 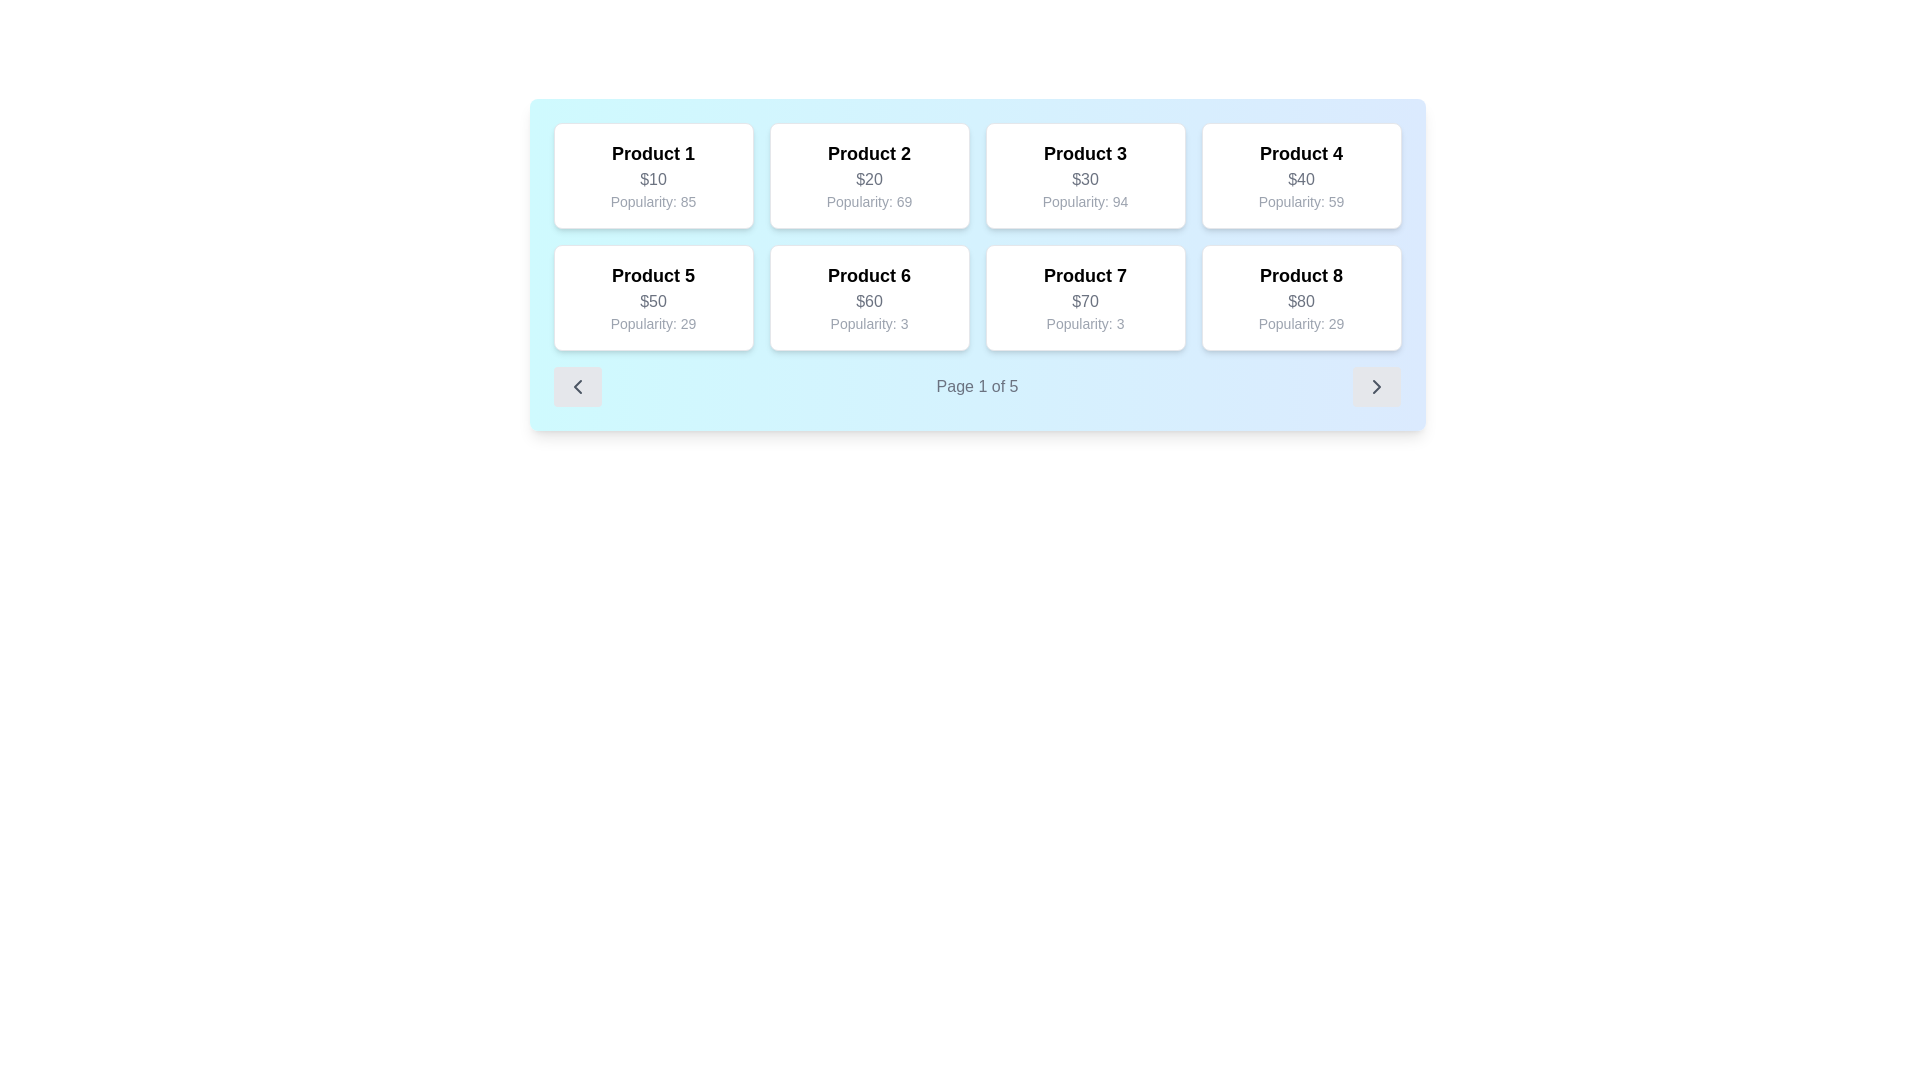 What do you see at coordinates (869, 153) in the screenshot?
I see `the Text Label displaying the product title located in the card labeled 'Product 2' in the top row, second column of the grid` at bounding box center [869, 153].